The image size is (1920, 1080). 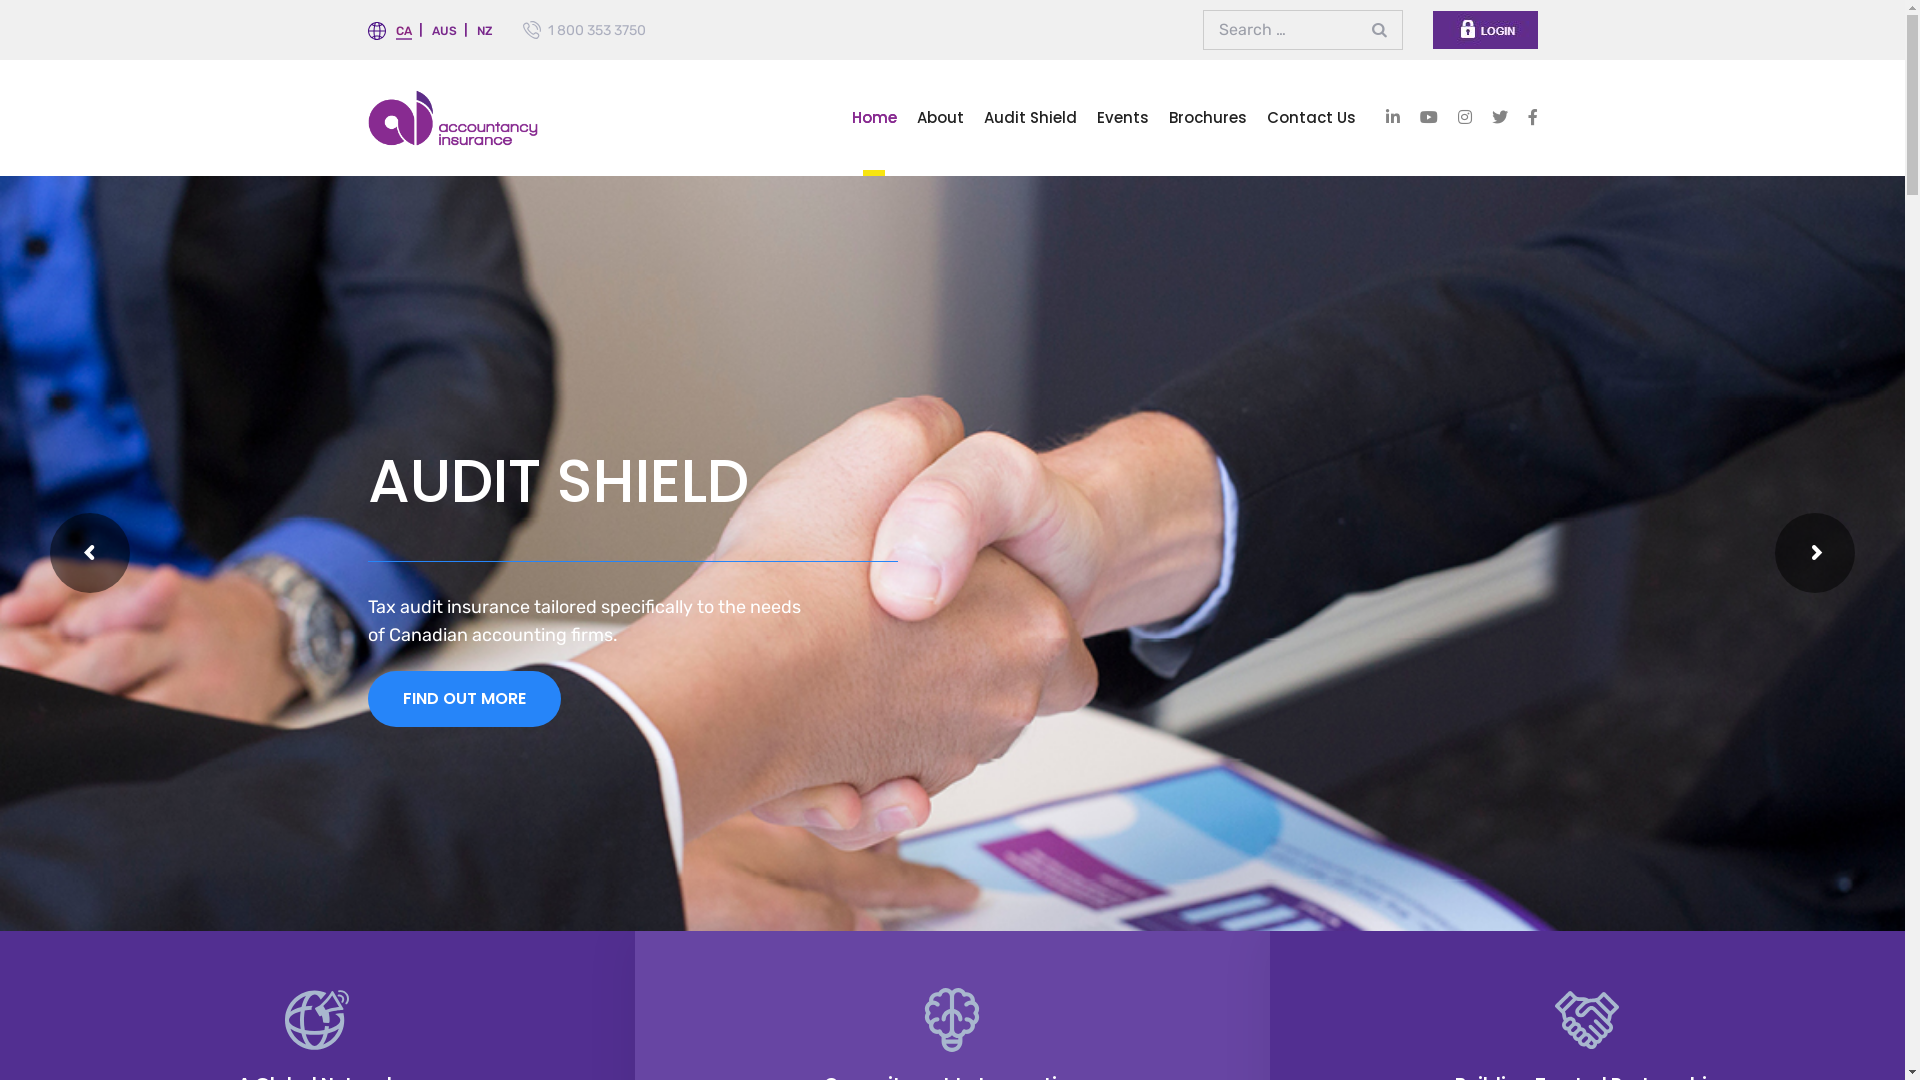 What do you see at coordinates (1205, 117) in the screenshot?
I see `'Brochures'` at bounding box center [1205, 117].